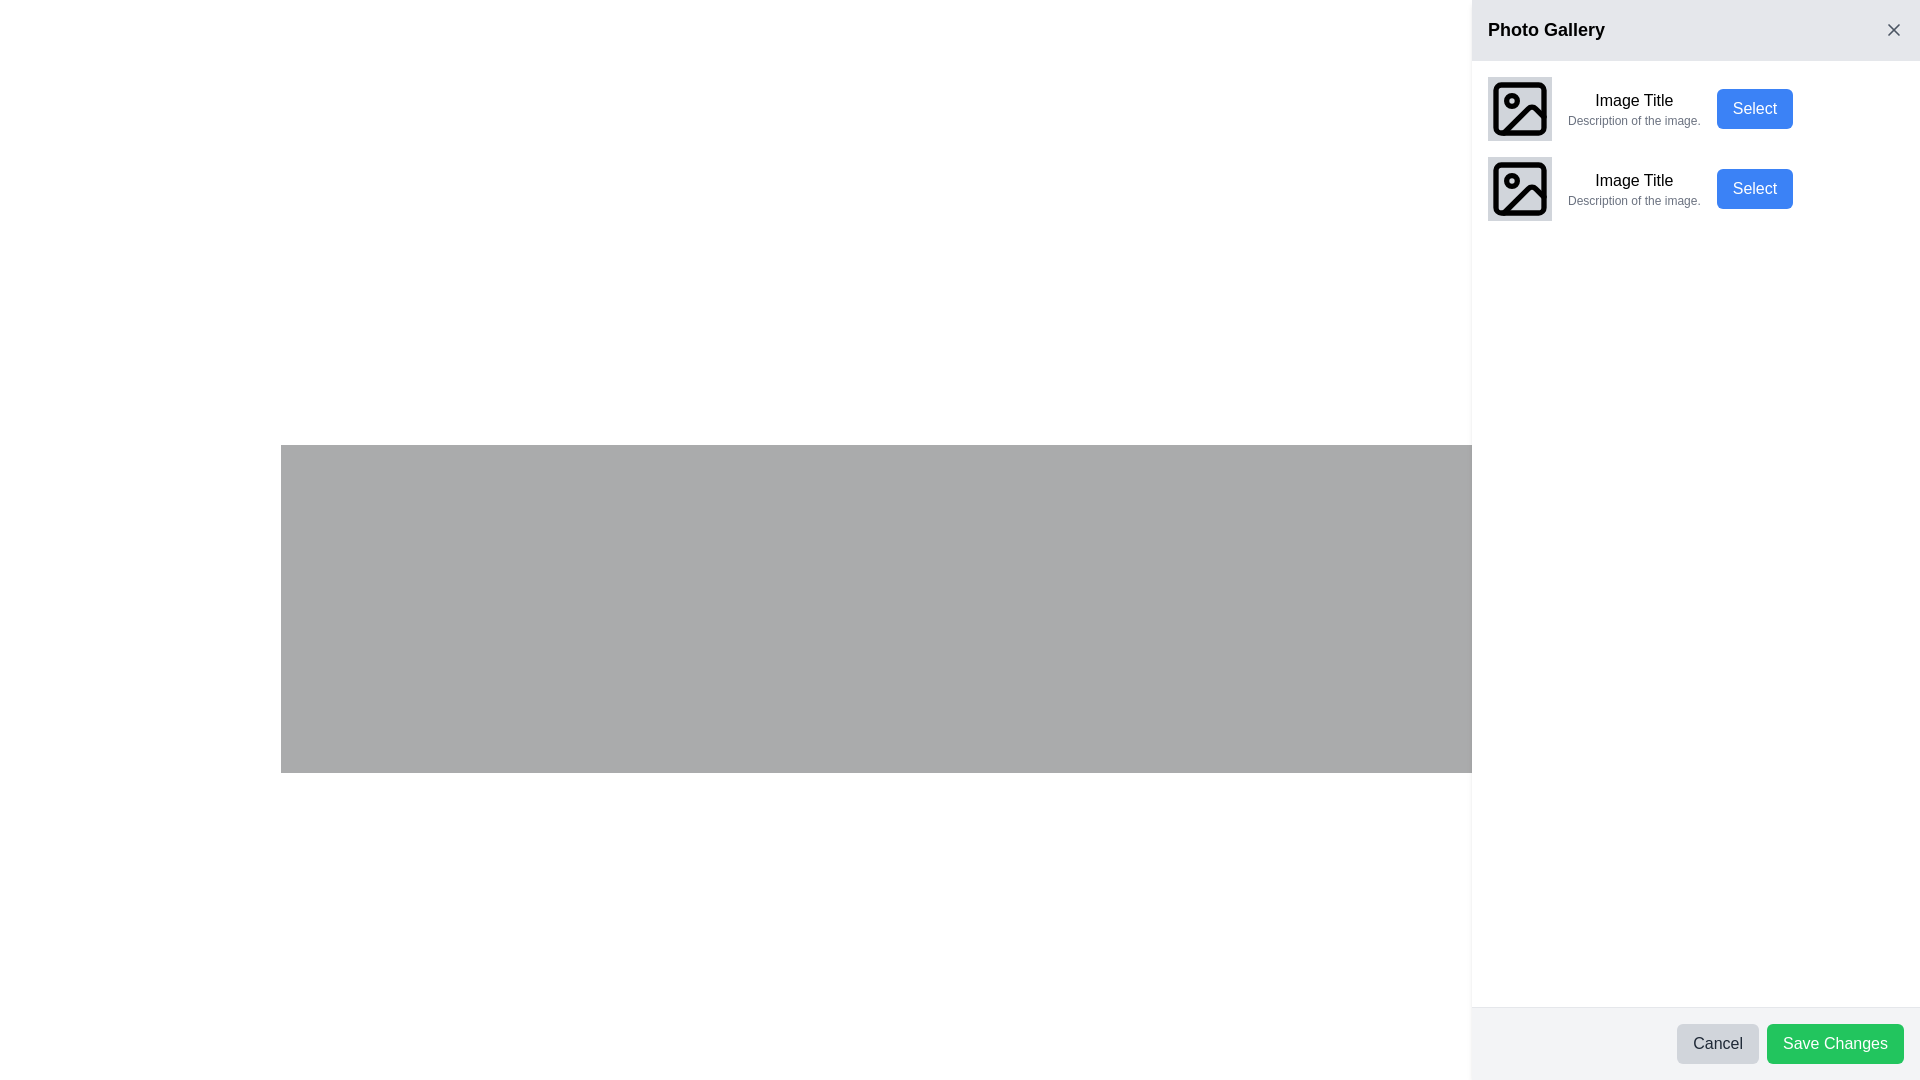 This screenshot has width=1920, height=1080. Describe the element at coordinates (1893, 30) in the screenshot. I see `the close button located at the top-right of the modal window next to the 'Photo Gallery' label` at that location.